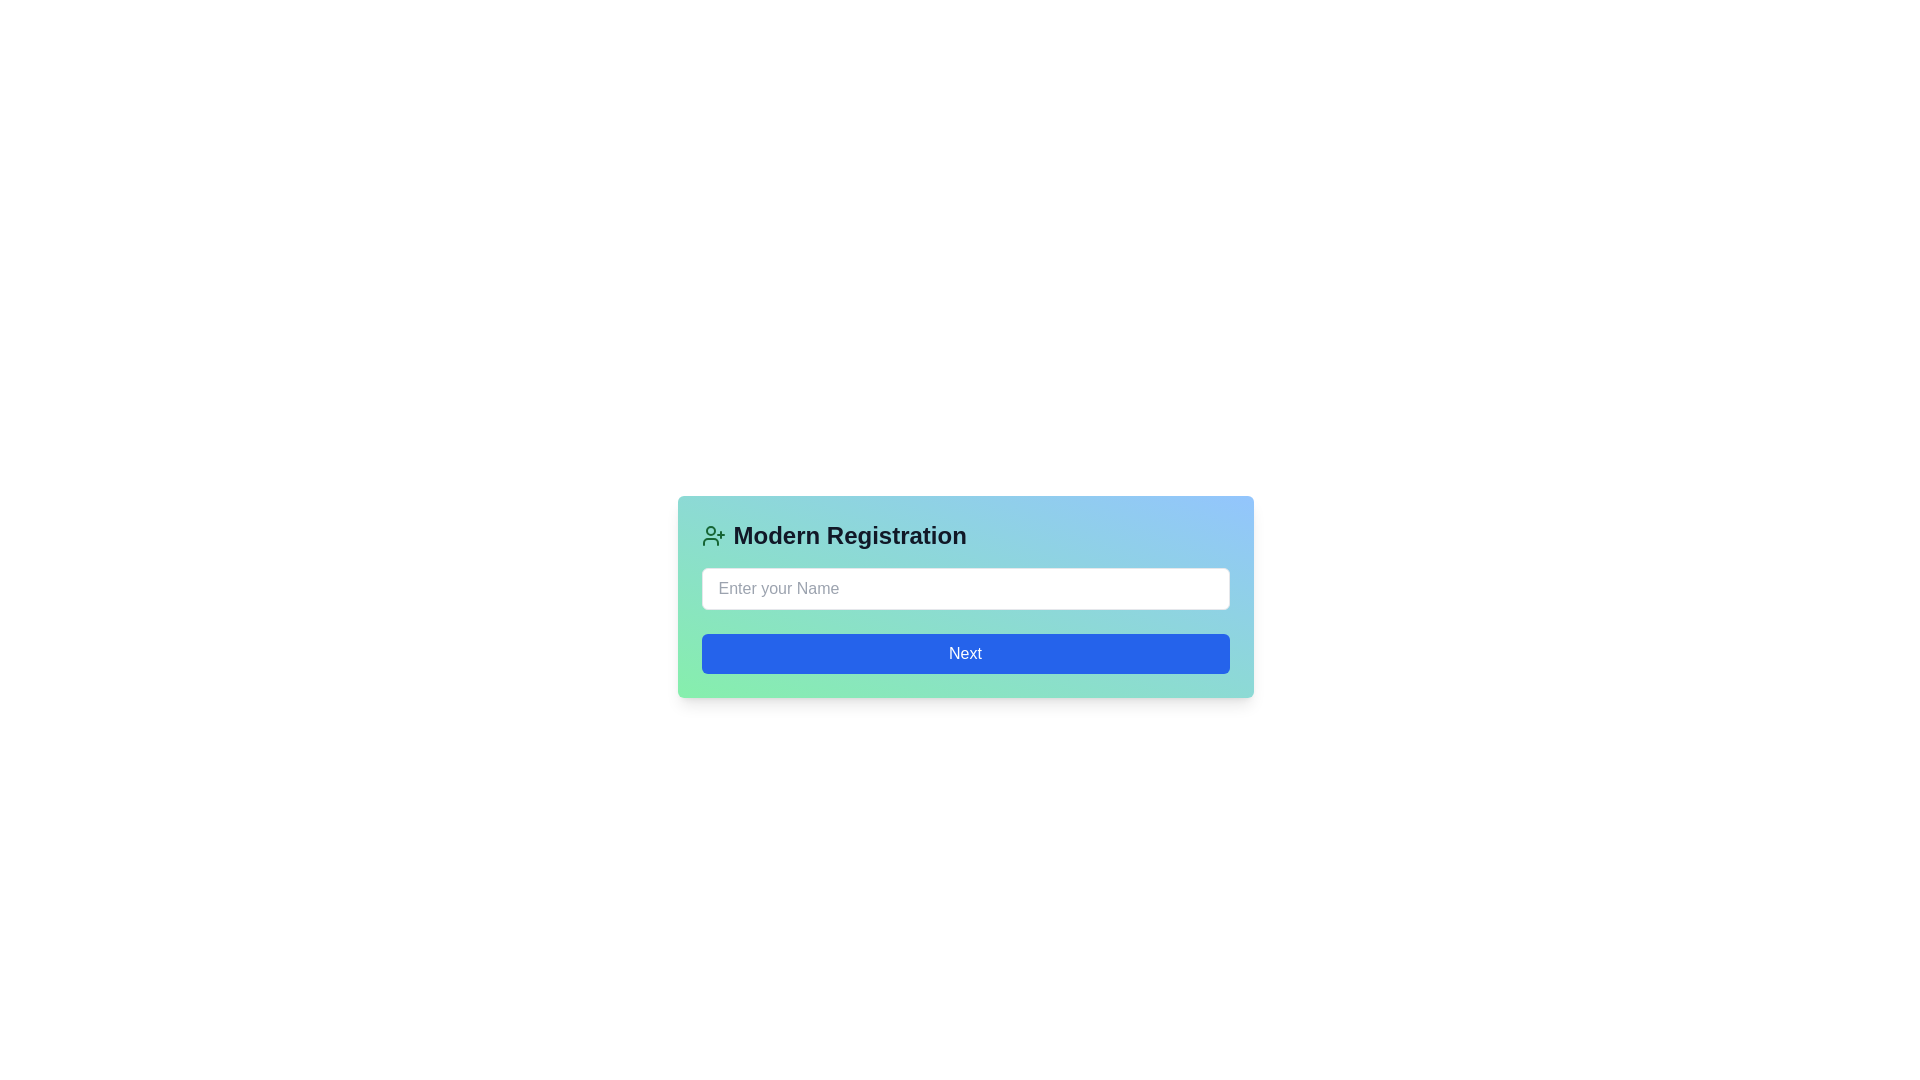 This screenshot has height=1080, width=1920. What do you see at coordinates (713, 535) in the screenshot?
I see `the user silhouette icon with a plus symbol, styled in green, located to the left of the 'Modern Registration' text` at bounding box center [713, 535].